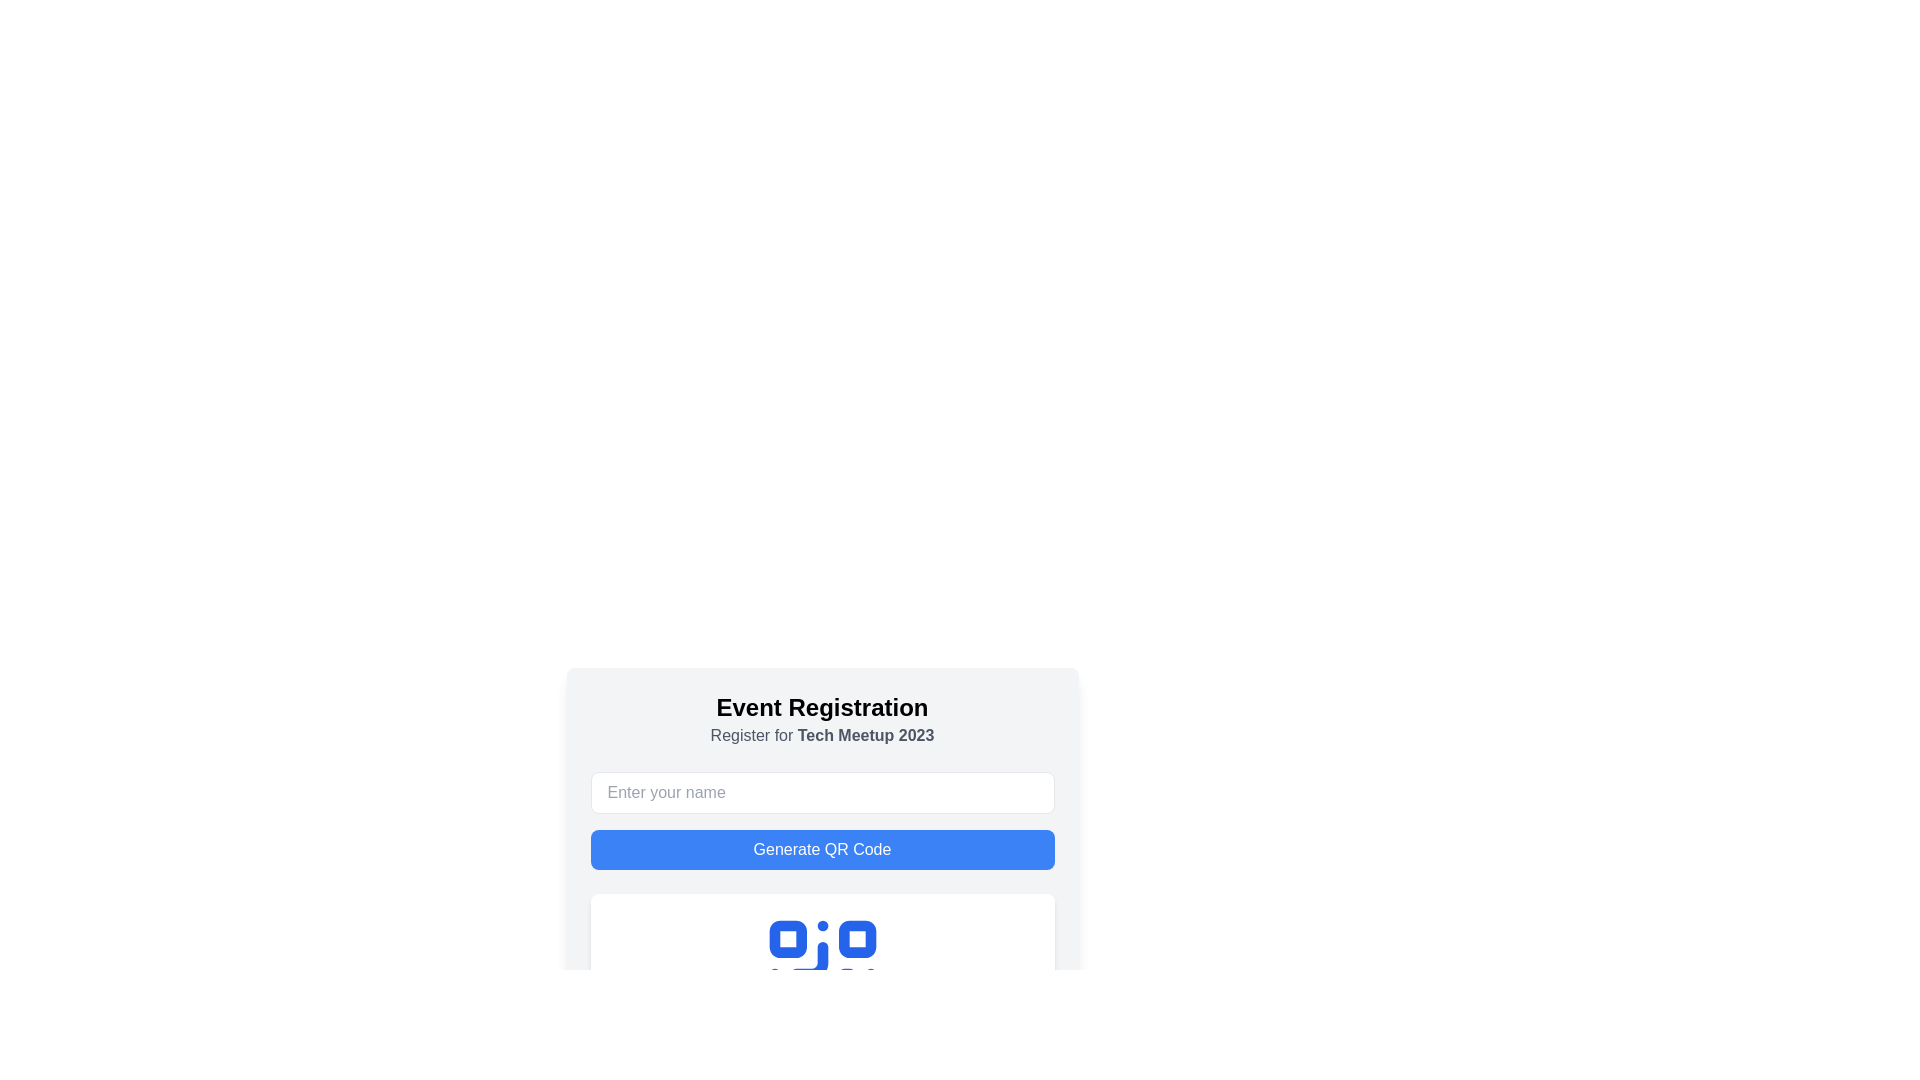 The width and height of the screenshot is (1920, 1080). What do you see at coordinates (866, 735) in the screenshot?
I see `the text label that identifies the event title 'Tech Meetup 2023', located centrally below the heading 'Event Registration'` at bounding box center [866, 735].